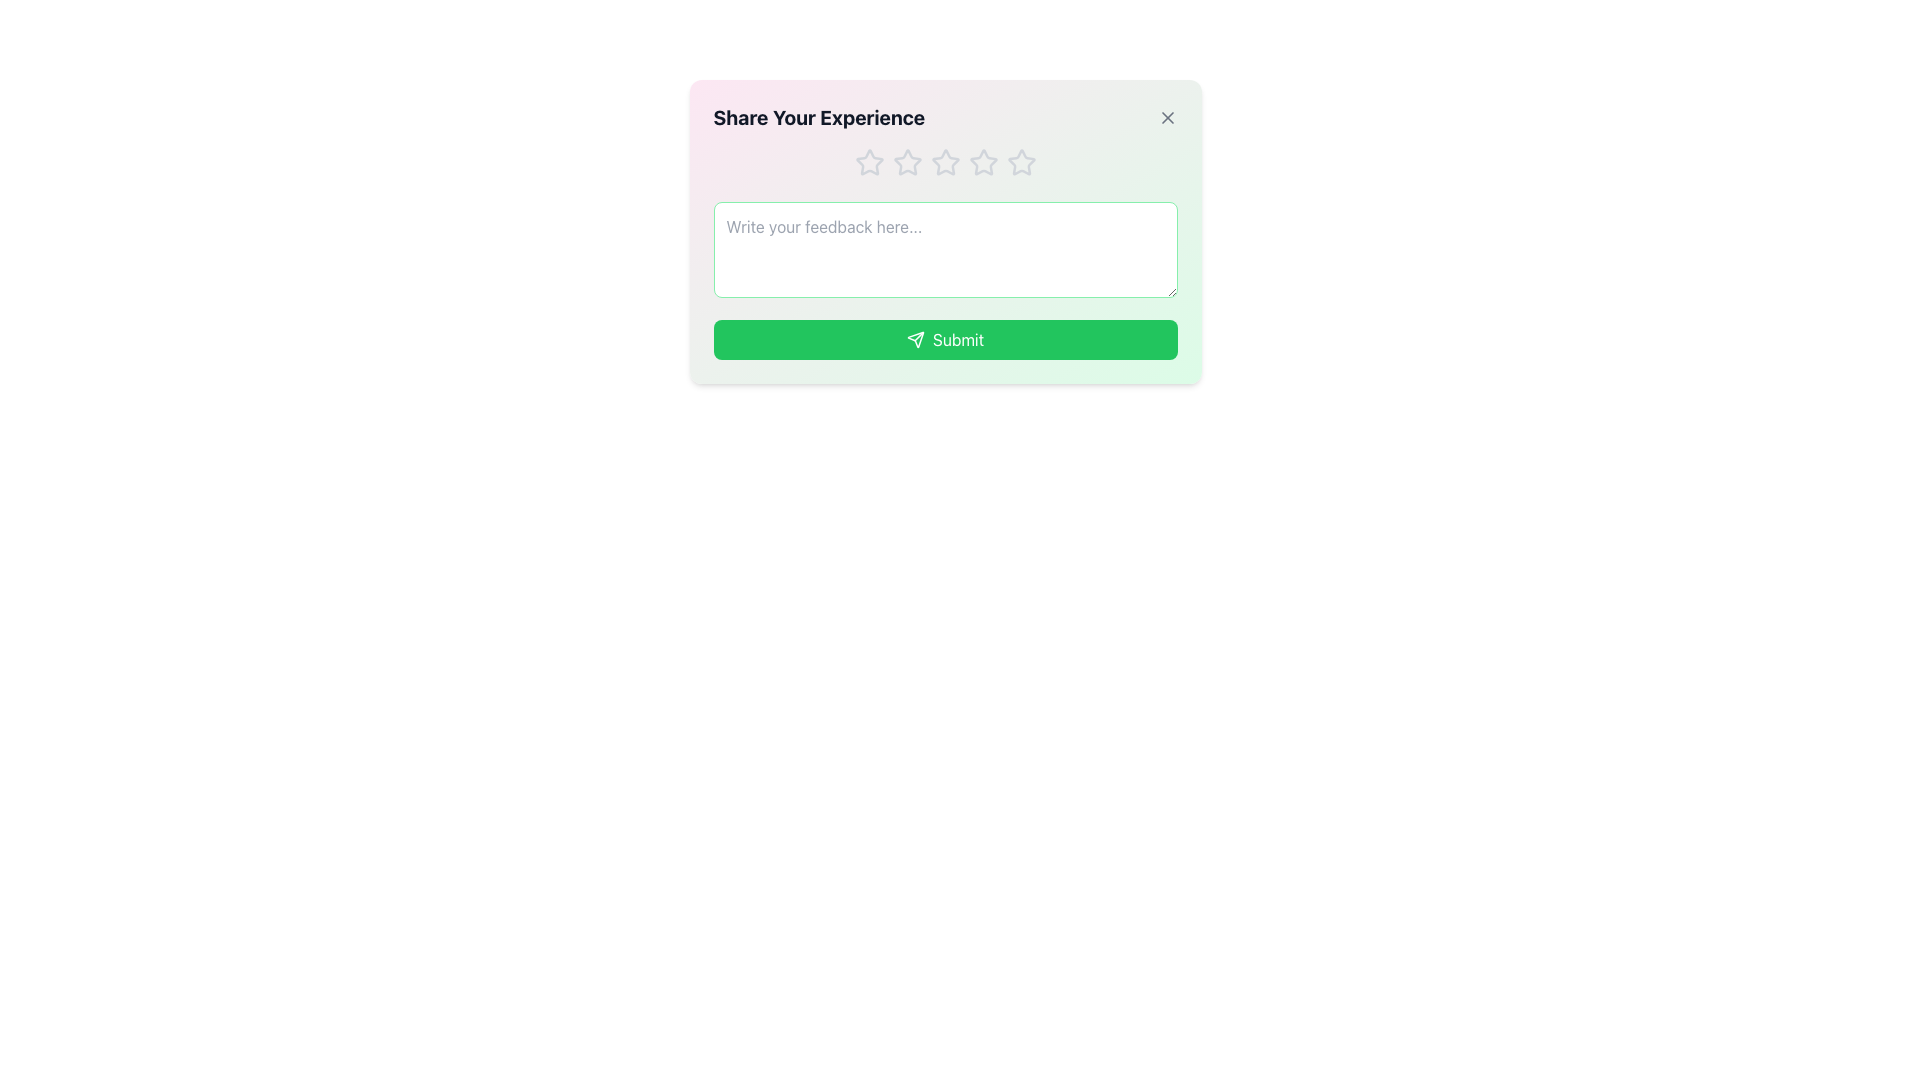 This screenshot has height=1080, width=1920. Describe the element at coordinates (1021, 161) in the screenshot. I see `the fifth star-shaped rating icon, which is light gray with a thin outline` at that location.